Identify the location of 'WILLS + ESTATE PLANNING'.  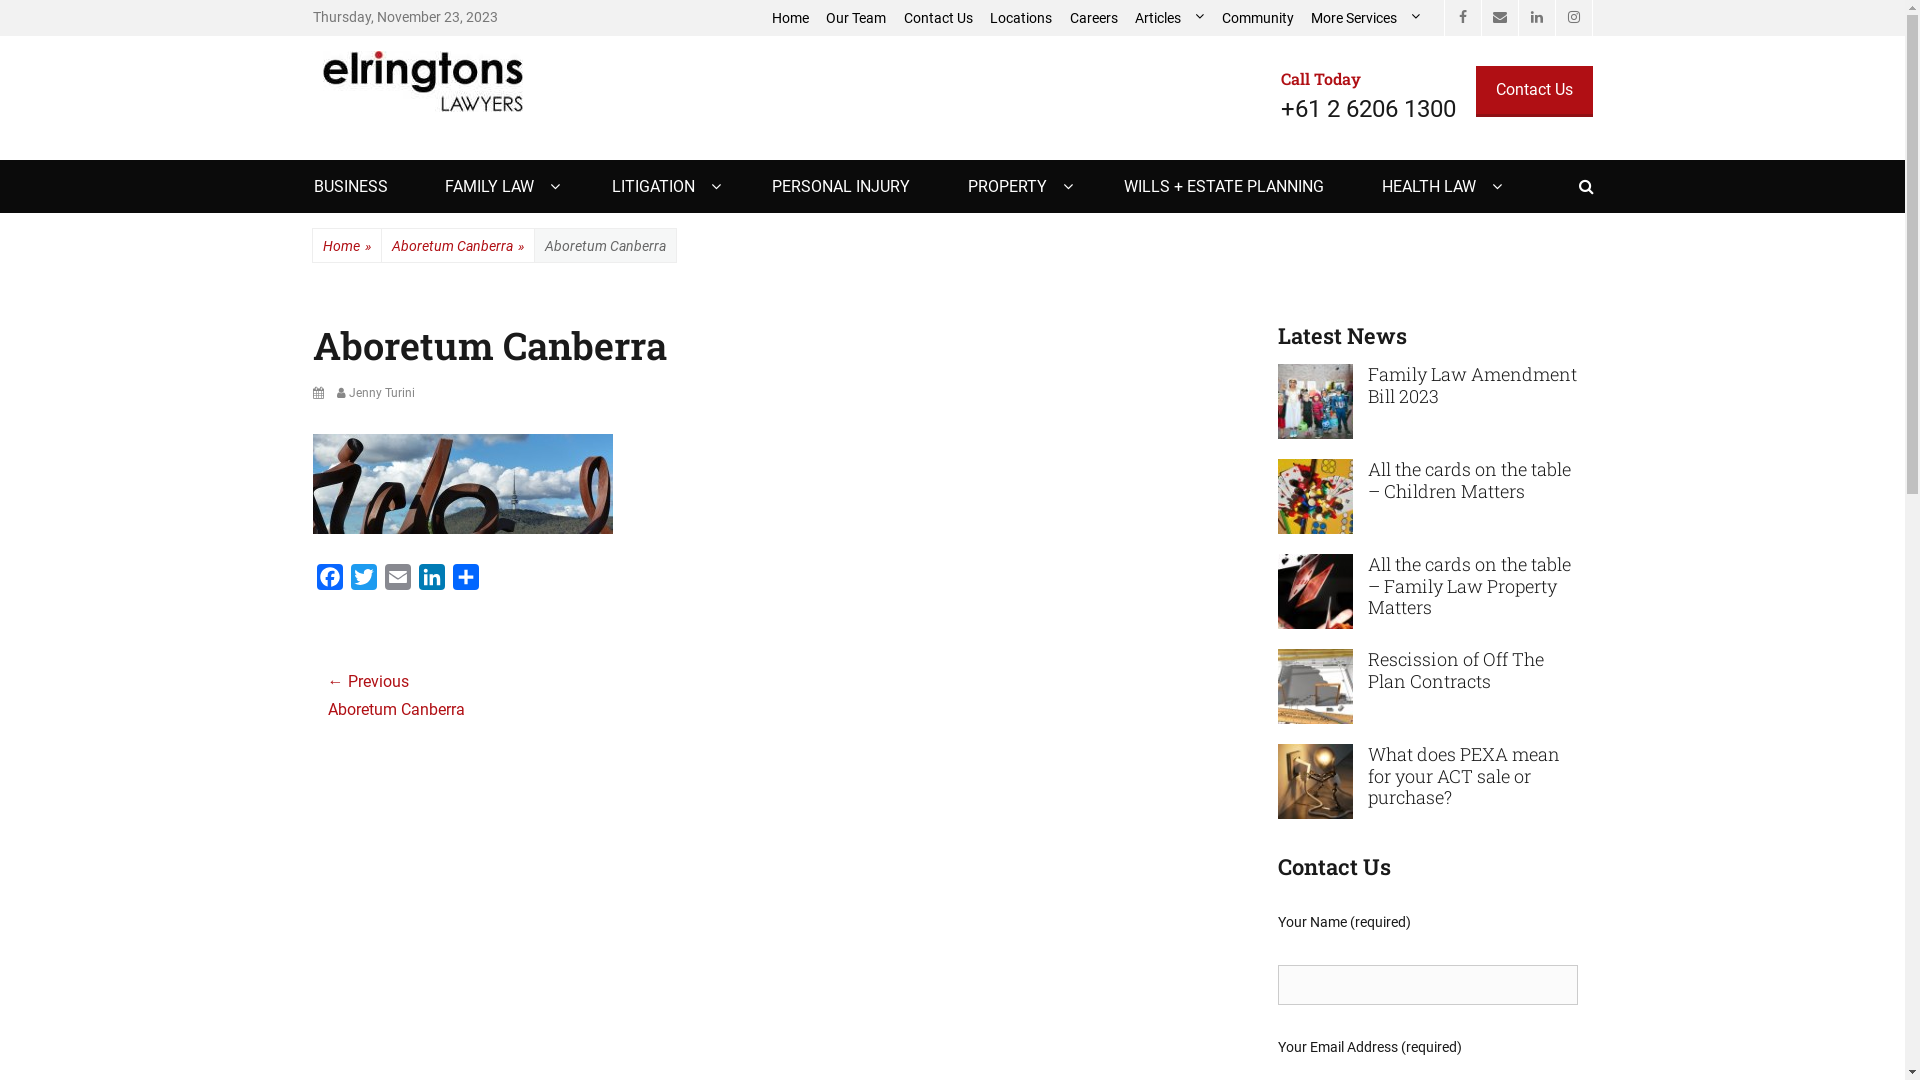
(1223, 186).